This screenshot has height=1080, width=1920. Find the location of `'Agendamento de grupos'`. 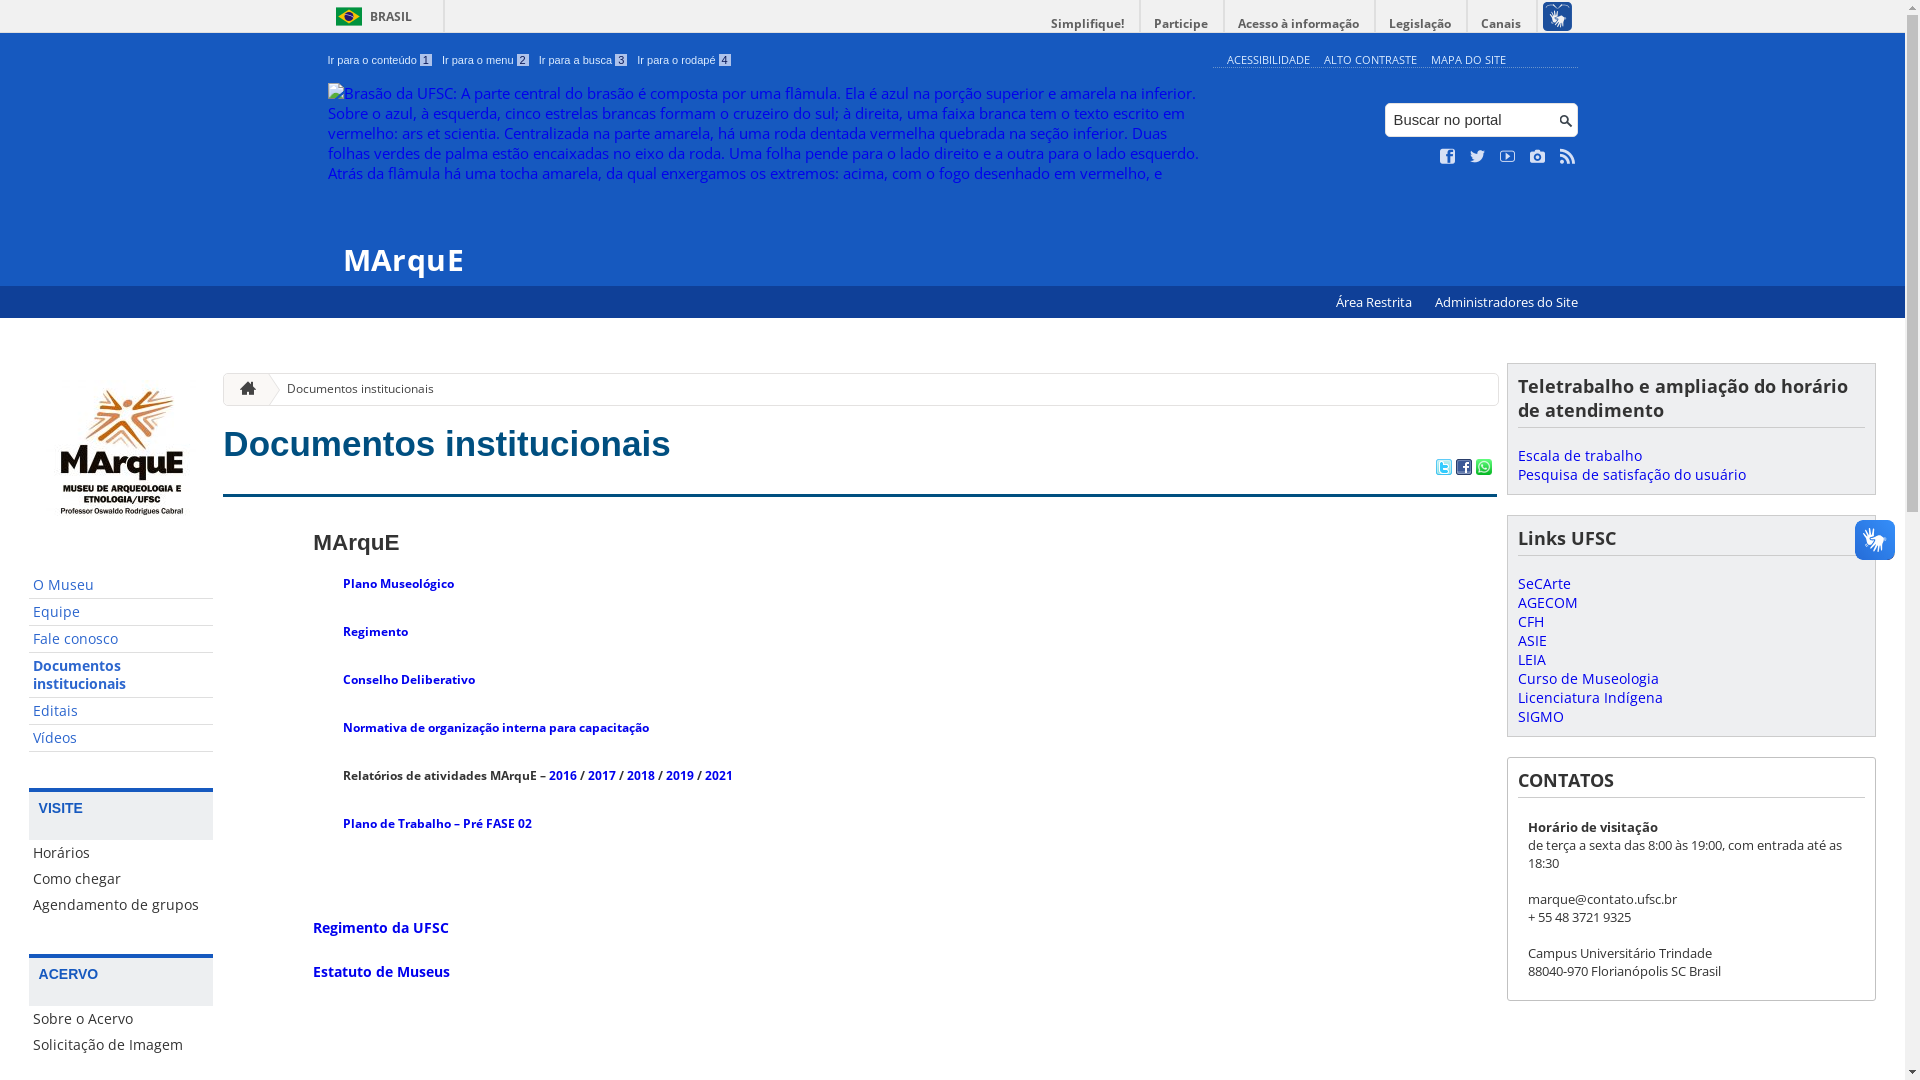

'Agendamento de grupos' is located at coordinates (120, 905).